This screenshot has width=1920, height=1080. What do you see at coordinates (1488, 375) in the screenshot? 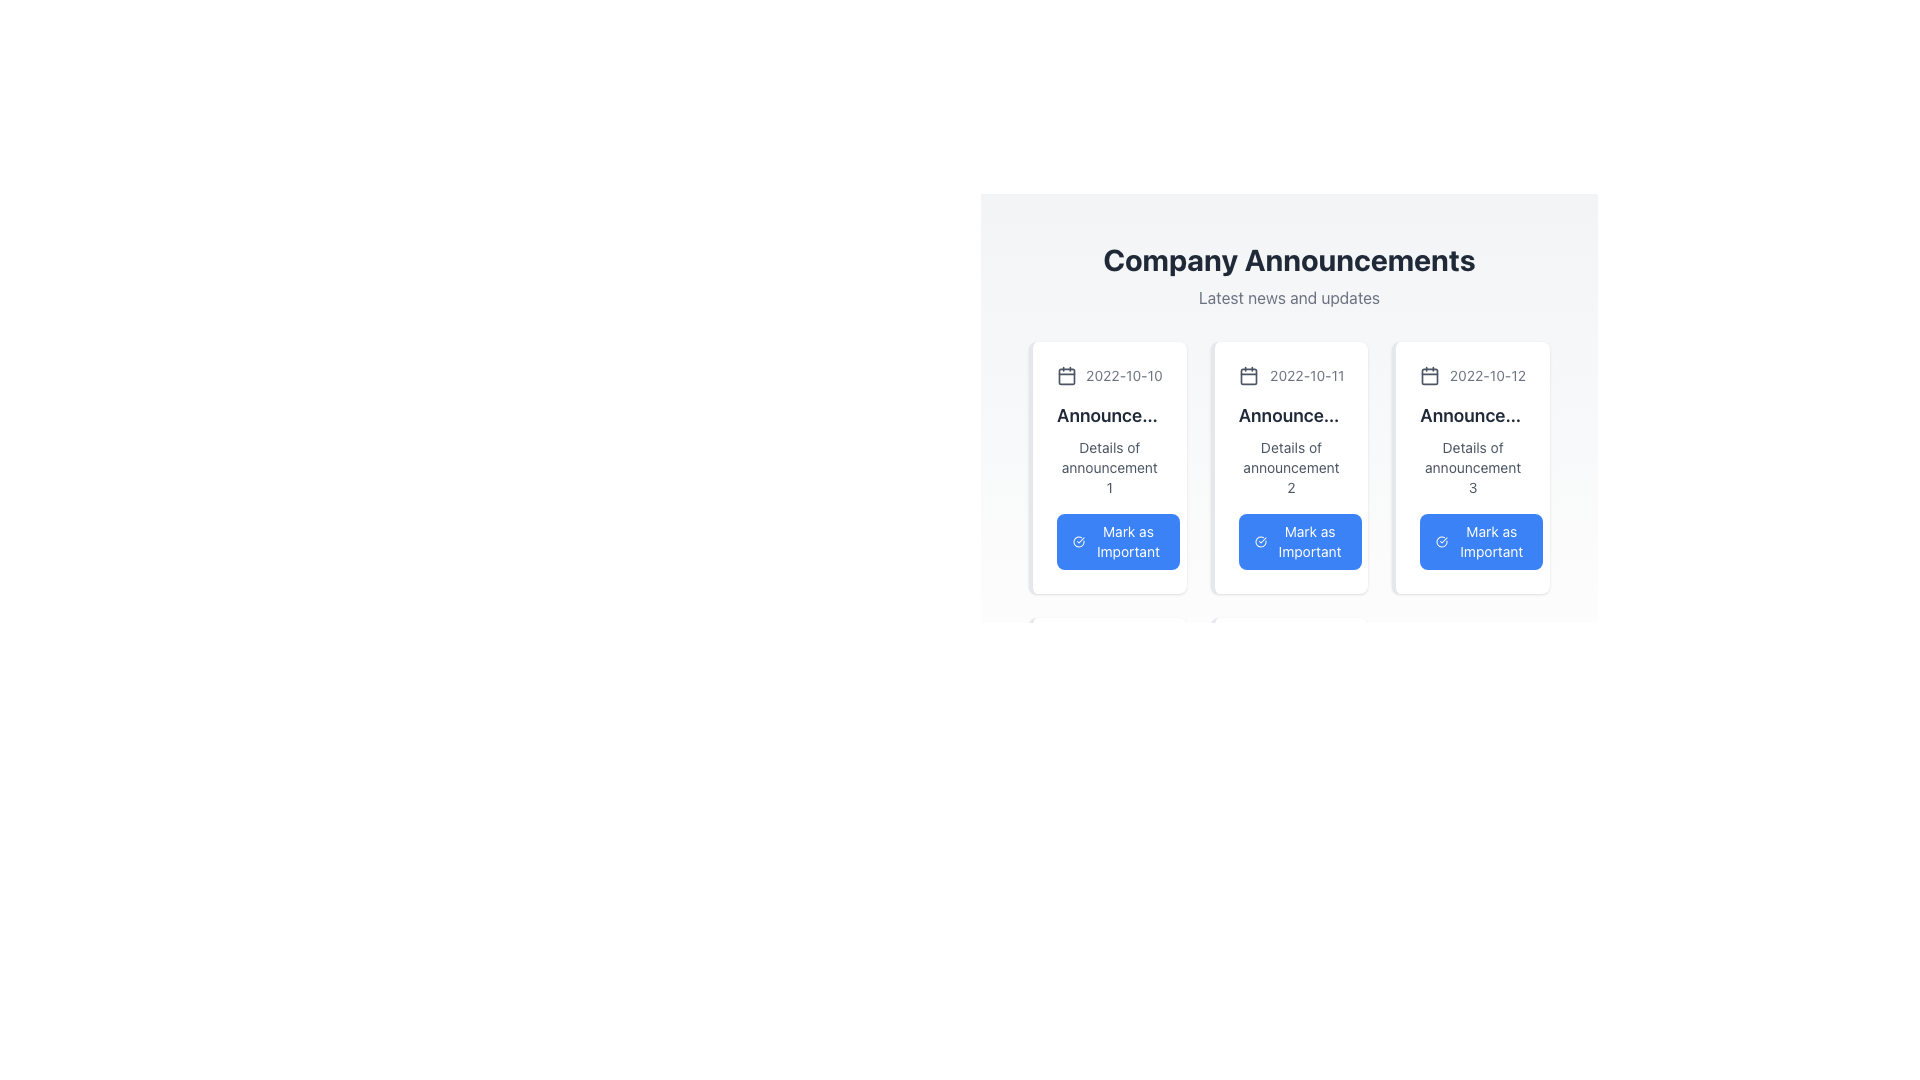
I see `date displayed in the Text Label located in the top section of the third card, aligned to the right of the calendar icon in the Announcement 3 section` at bounding box center [1488, 375].